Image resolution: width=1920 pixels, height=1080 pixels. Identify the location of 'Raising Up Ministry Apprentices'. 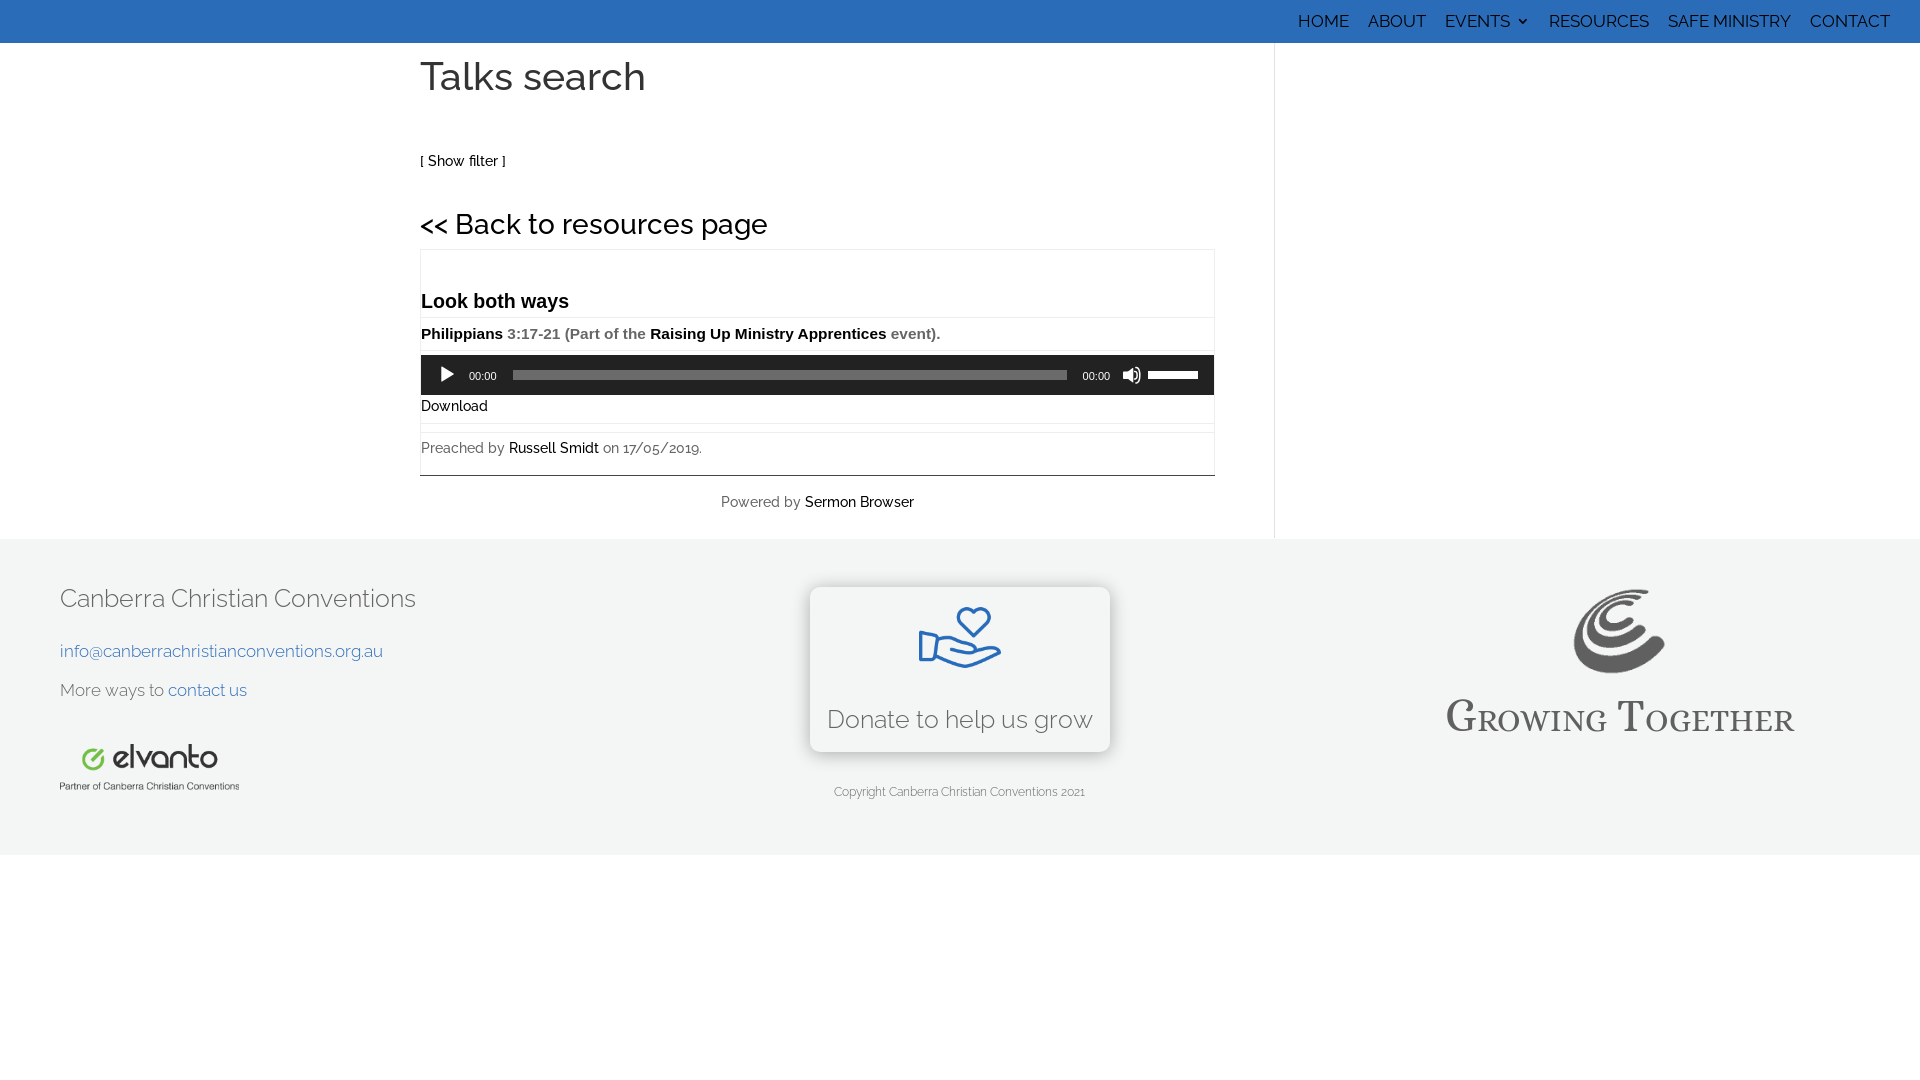
(767, 332).